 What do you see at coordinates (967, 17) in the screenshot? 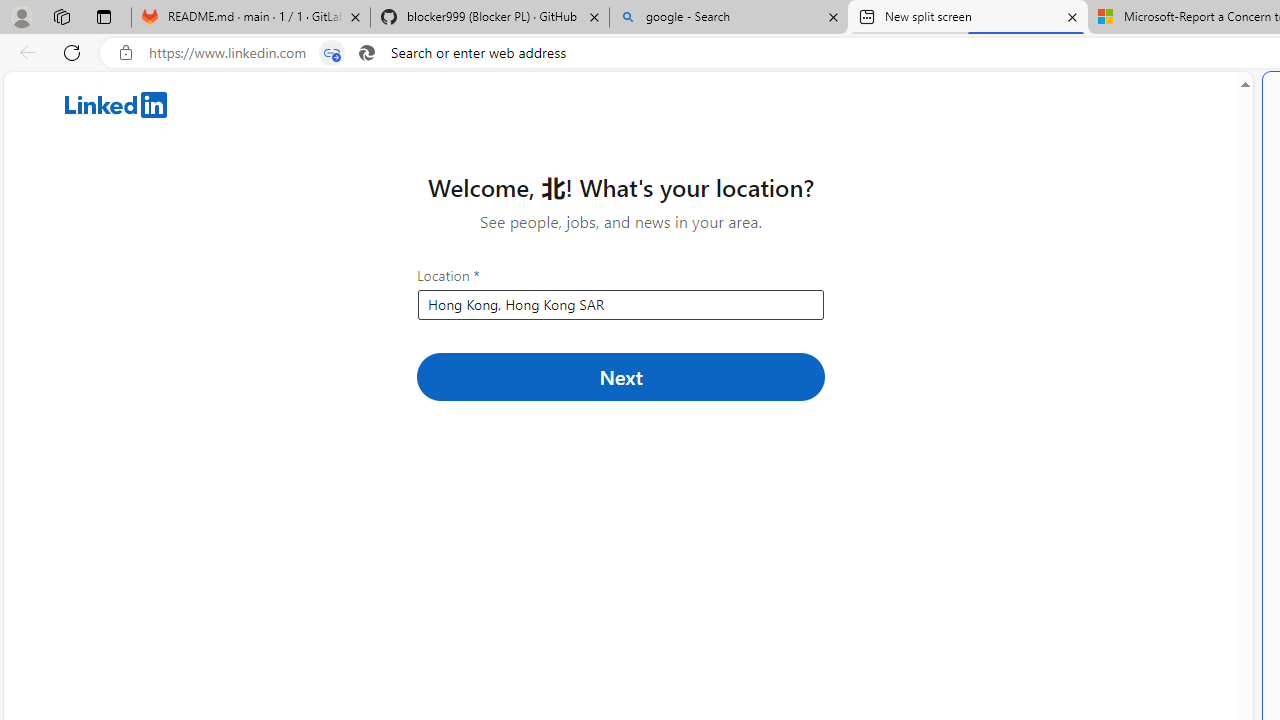
I see `'New split screen'` at bounding box center [967, 17].